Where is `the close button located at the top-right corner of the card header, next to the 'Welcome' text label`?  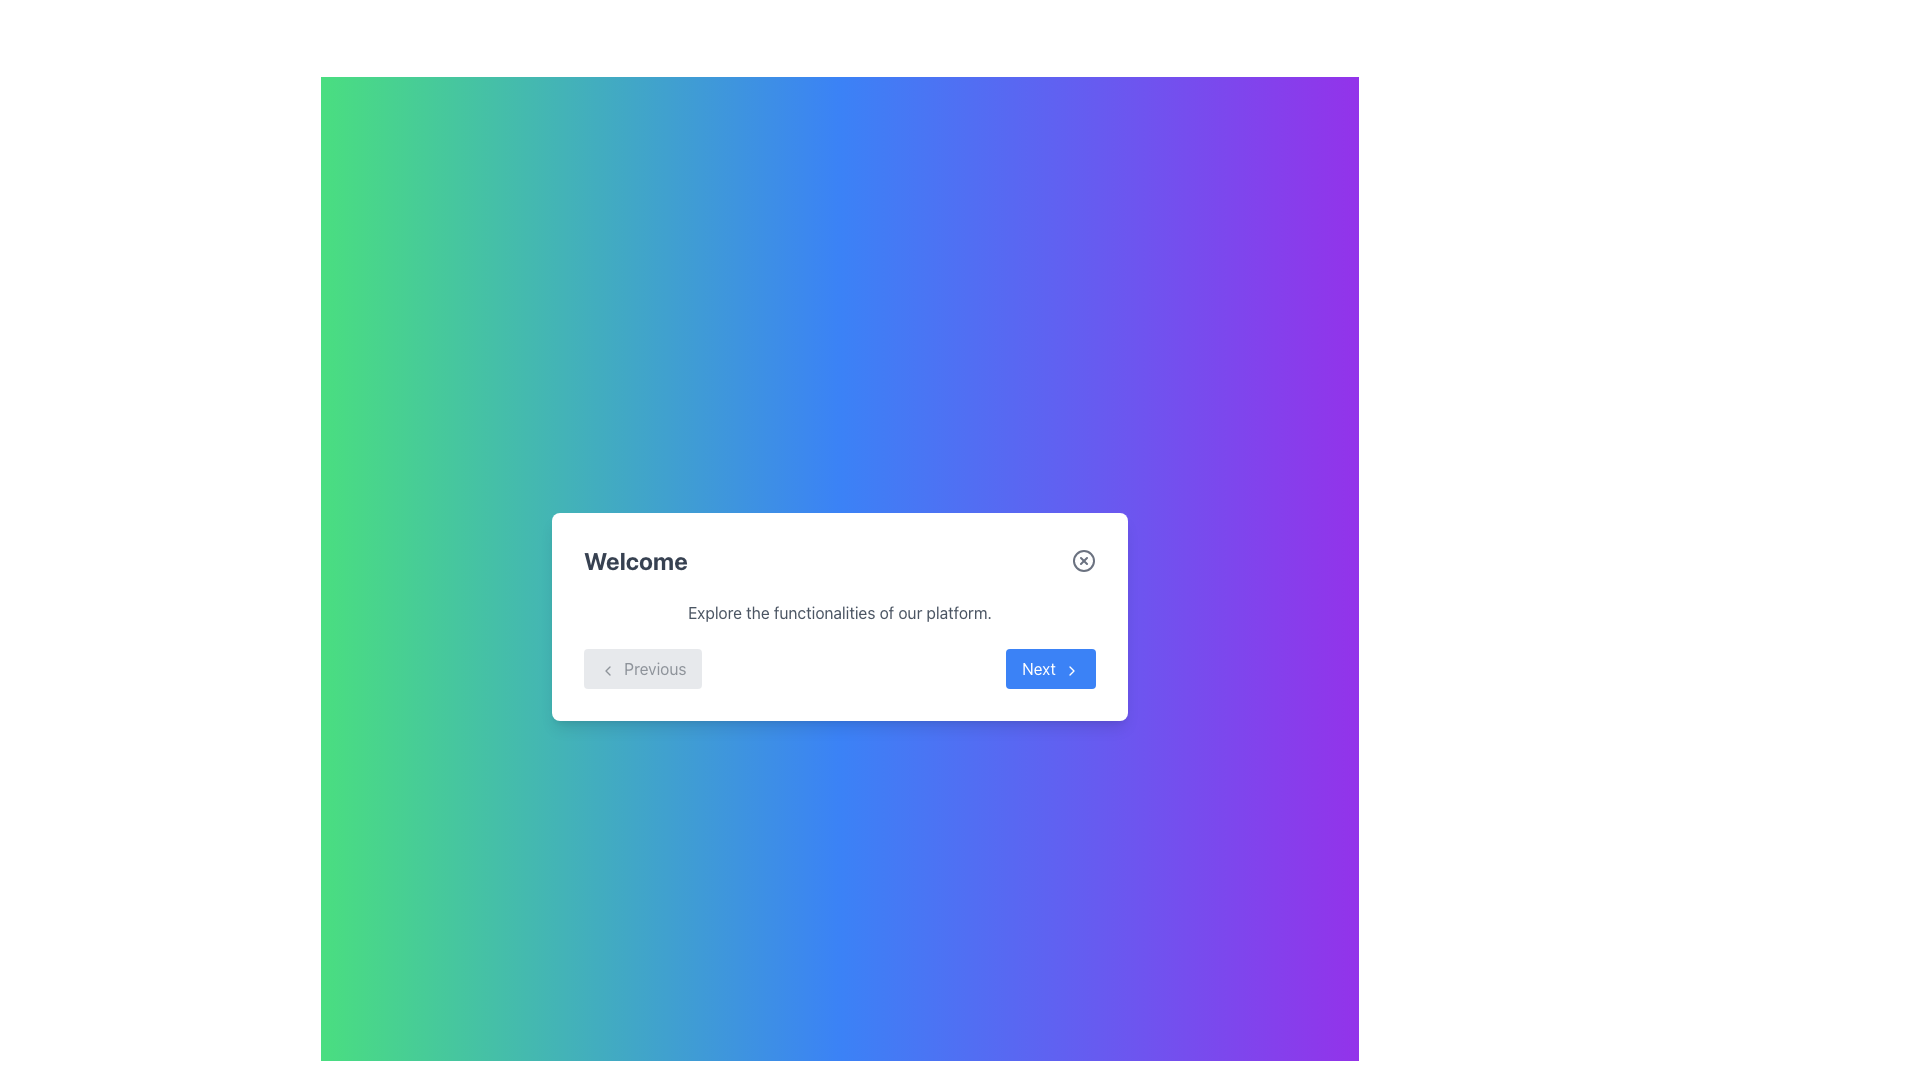
the close button located at the top-right corner of the card header, next to the 'Welcome' text label is located at coordinates (1083, 560).